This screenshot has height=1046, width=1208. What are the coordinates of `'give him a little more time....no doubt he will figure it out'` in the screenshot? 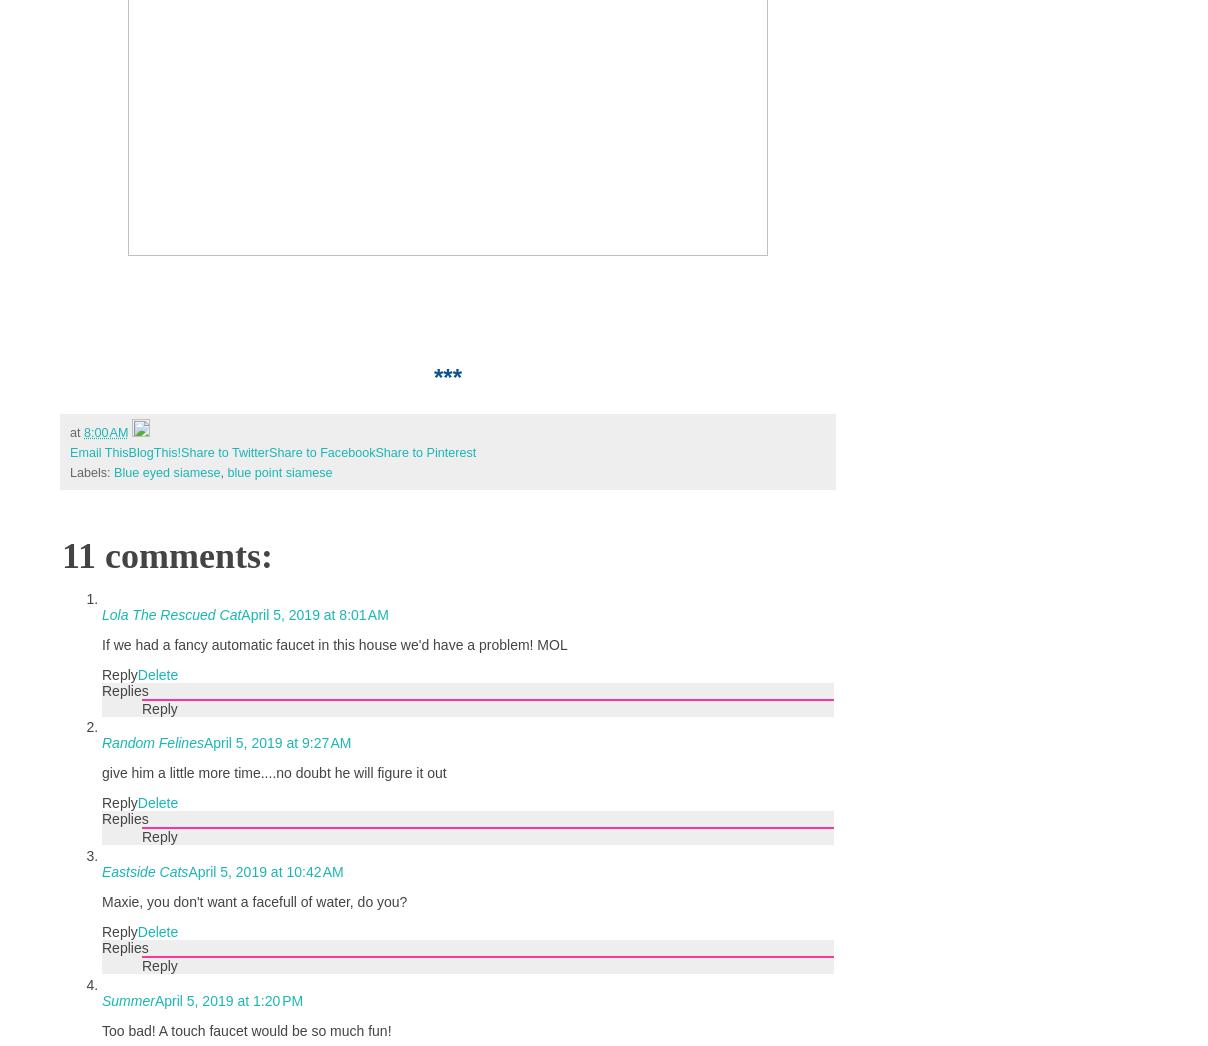 It's located at (273, 771).